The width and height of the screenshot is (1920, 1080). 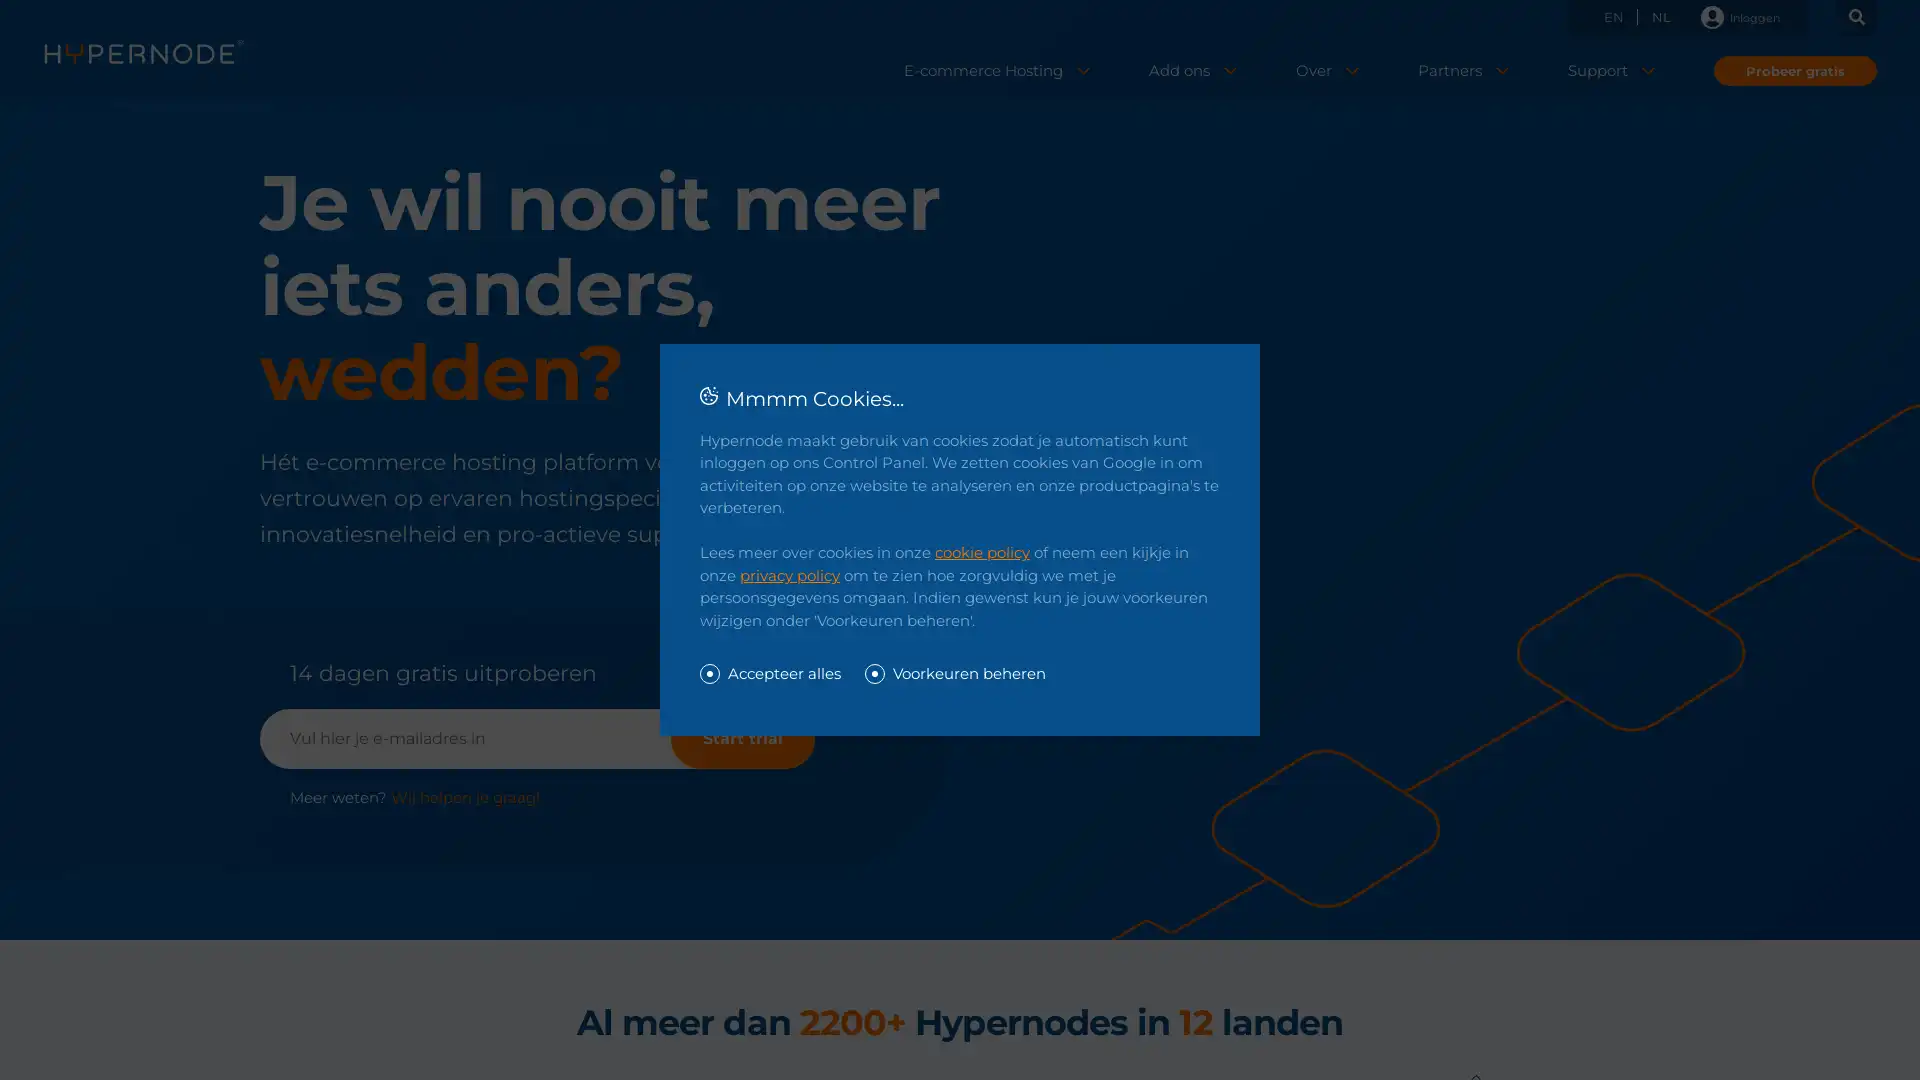 I want to click on Voorkeuren beheren, so click(x=954, y=674).